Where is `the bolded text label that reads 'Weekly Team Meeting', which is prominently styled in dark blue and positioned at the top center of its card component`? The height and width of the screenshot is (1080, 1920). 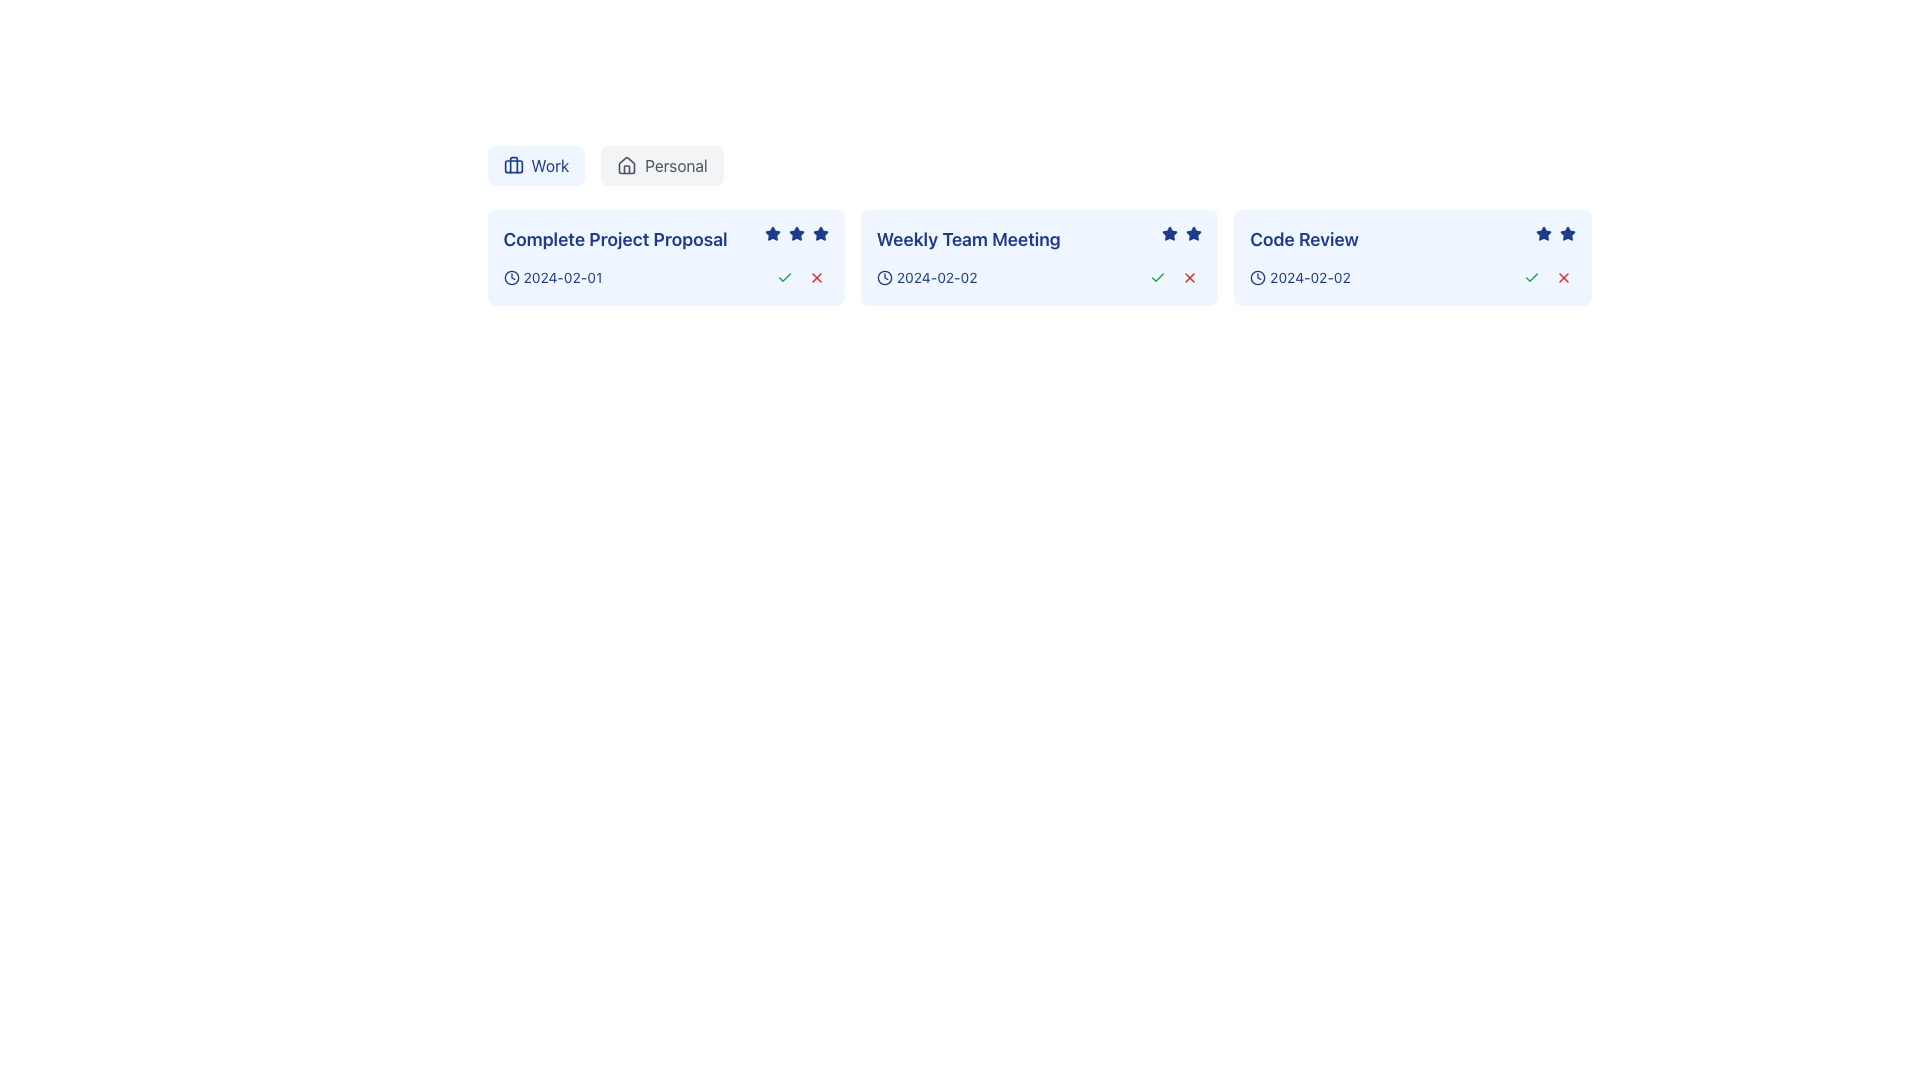
the bolded text label that reads 'Weekly Team Meeting', which is prominently styled in dark blue and positioned at the top center of its card component is located at coordinates (968, 238).